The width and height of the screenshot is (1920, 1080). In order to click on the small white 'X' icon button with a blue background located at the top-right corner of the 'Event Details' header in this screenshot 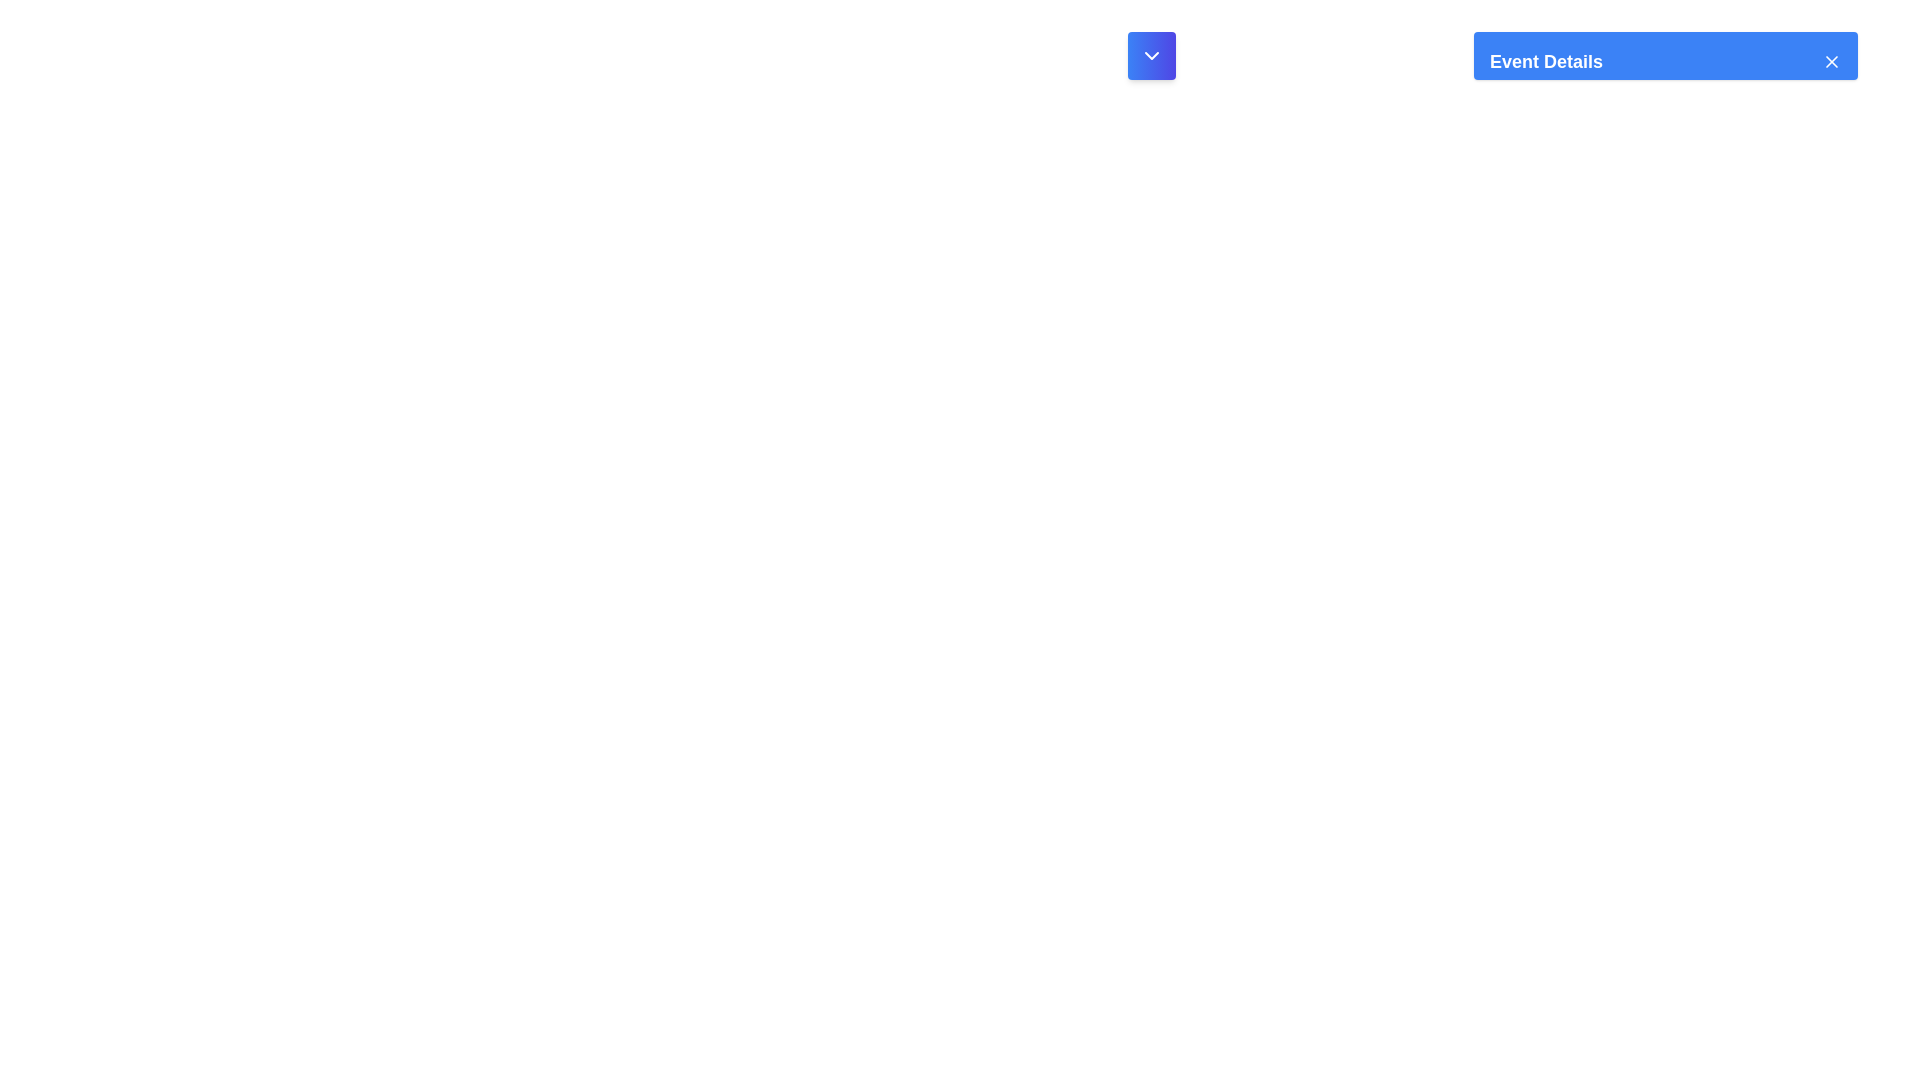, I will do `click(1832, 60)`.